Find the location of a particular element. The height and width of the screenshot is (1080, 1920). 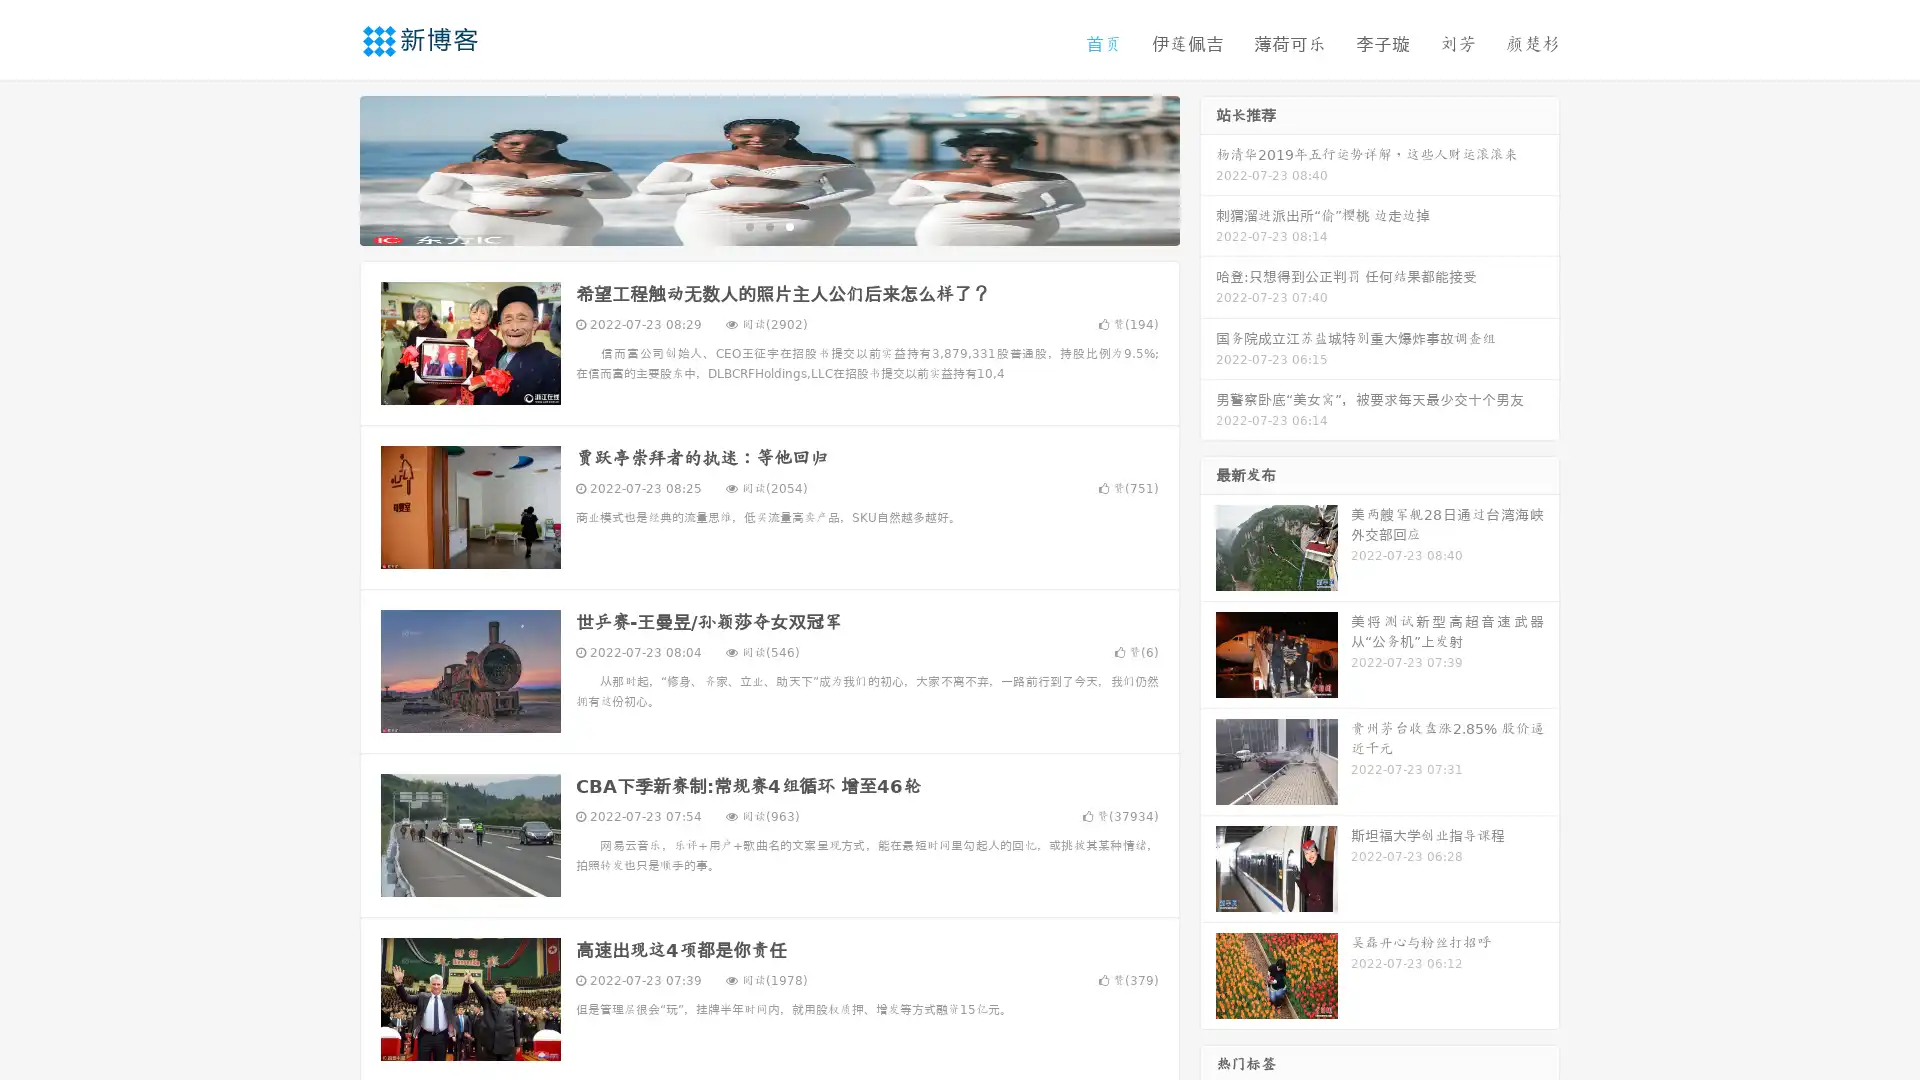

Next slide is located at coordinates (1208, 168).